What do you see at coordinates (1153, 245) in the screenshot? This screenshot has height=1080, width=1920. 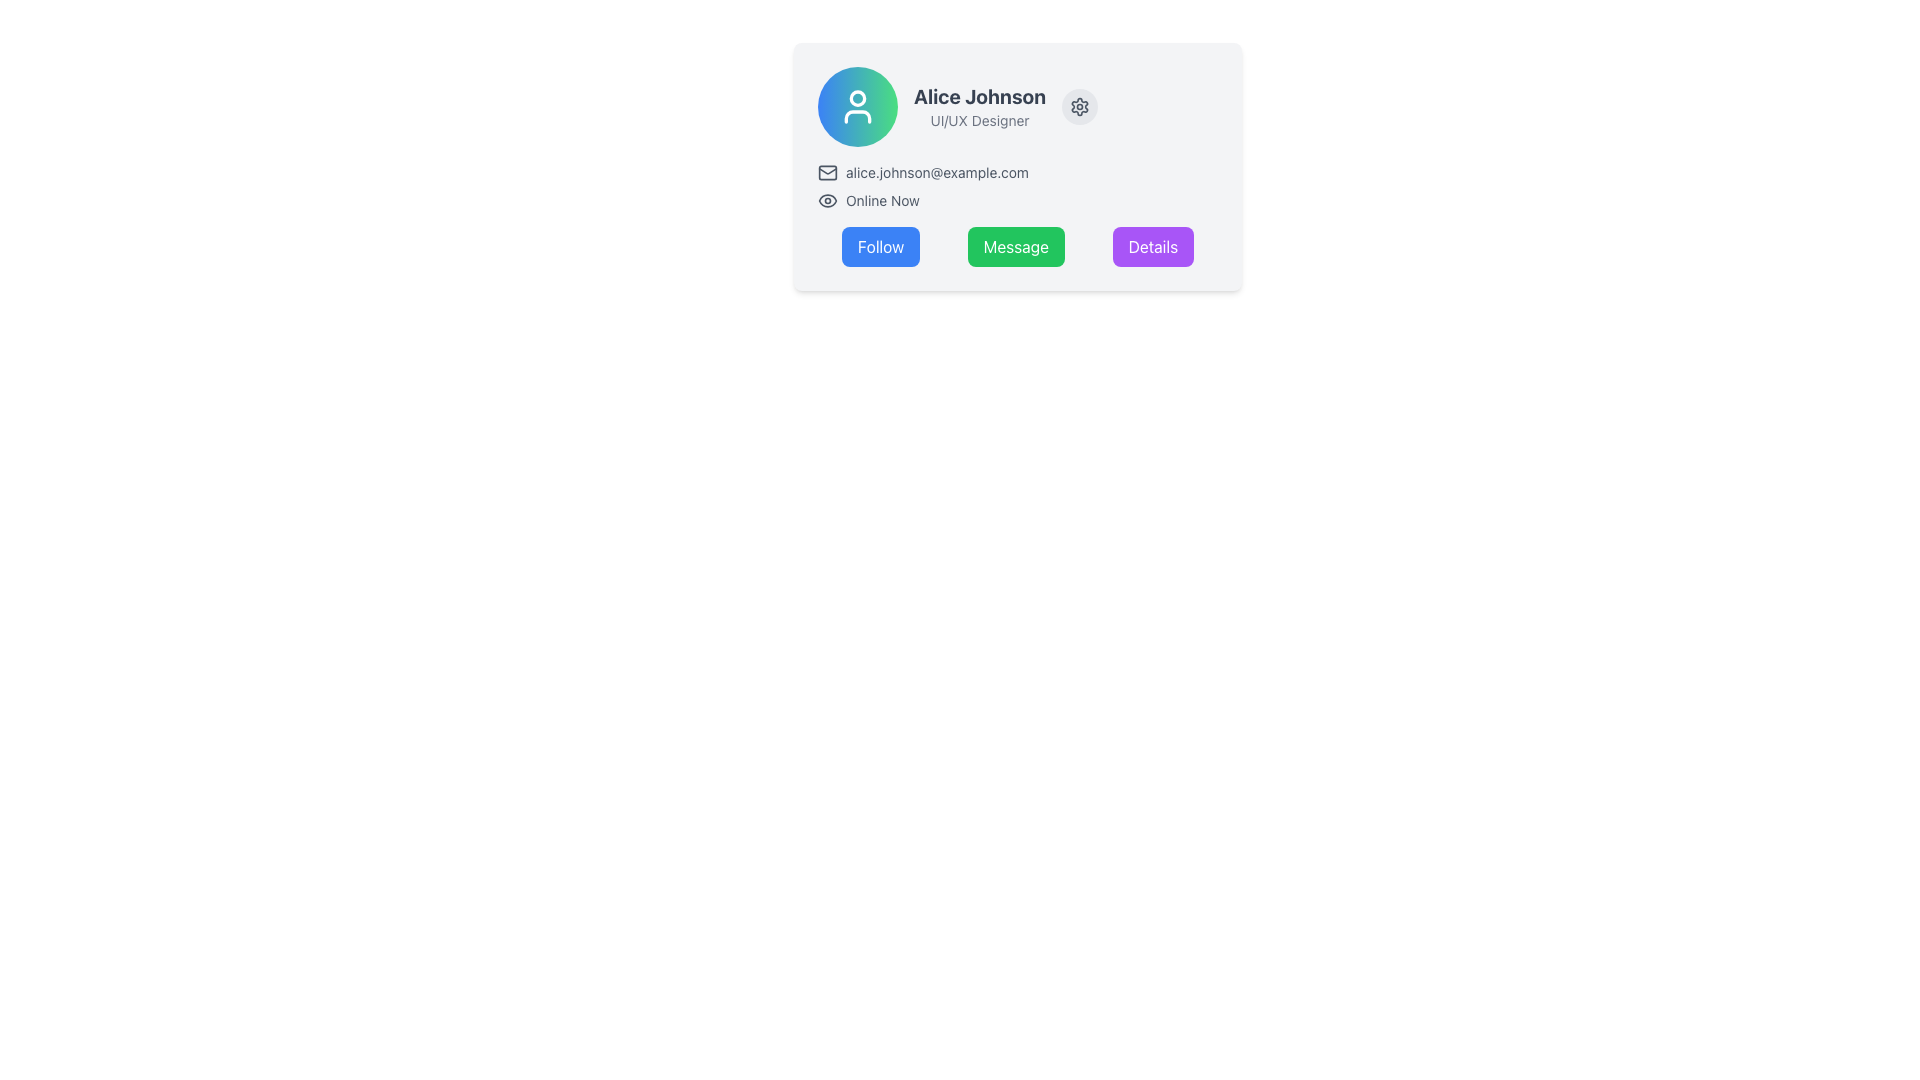 I see `the 'Details' button, which is a rectangular button with rounded edges, styled with a purple background and white text, located to the right of the 'Follow' and 'Message' buttons` at bounding box center [1153, 245].